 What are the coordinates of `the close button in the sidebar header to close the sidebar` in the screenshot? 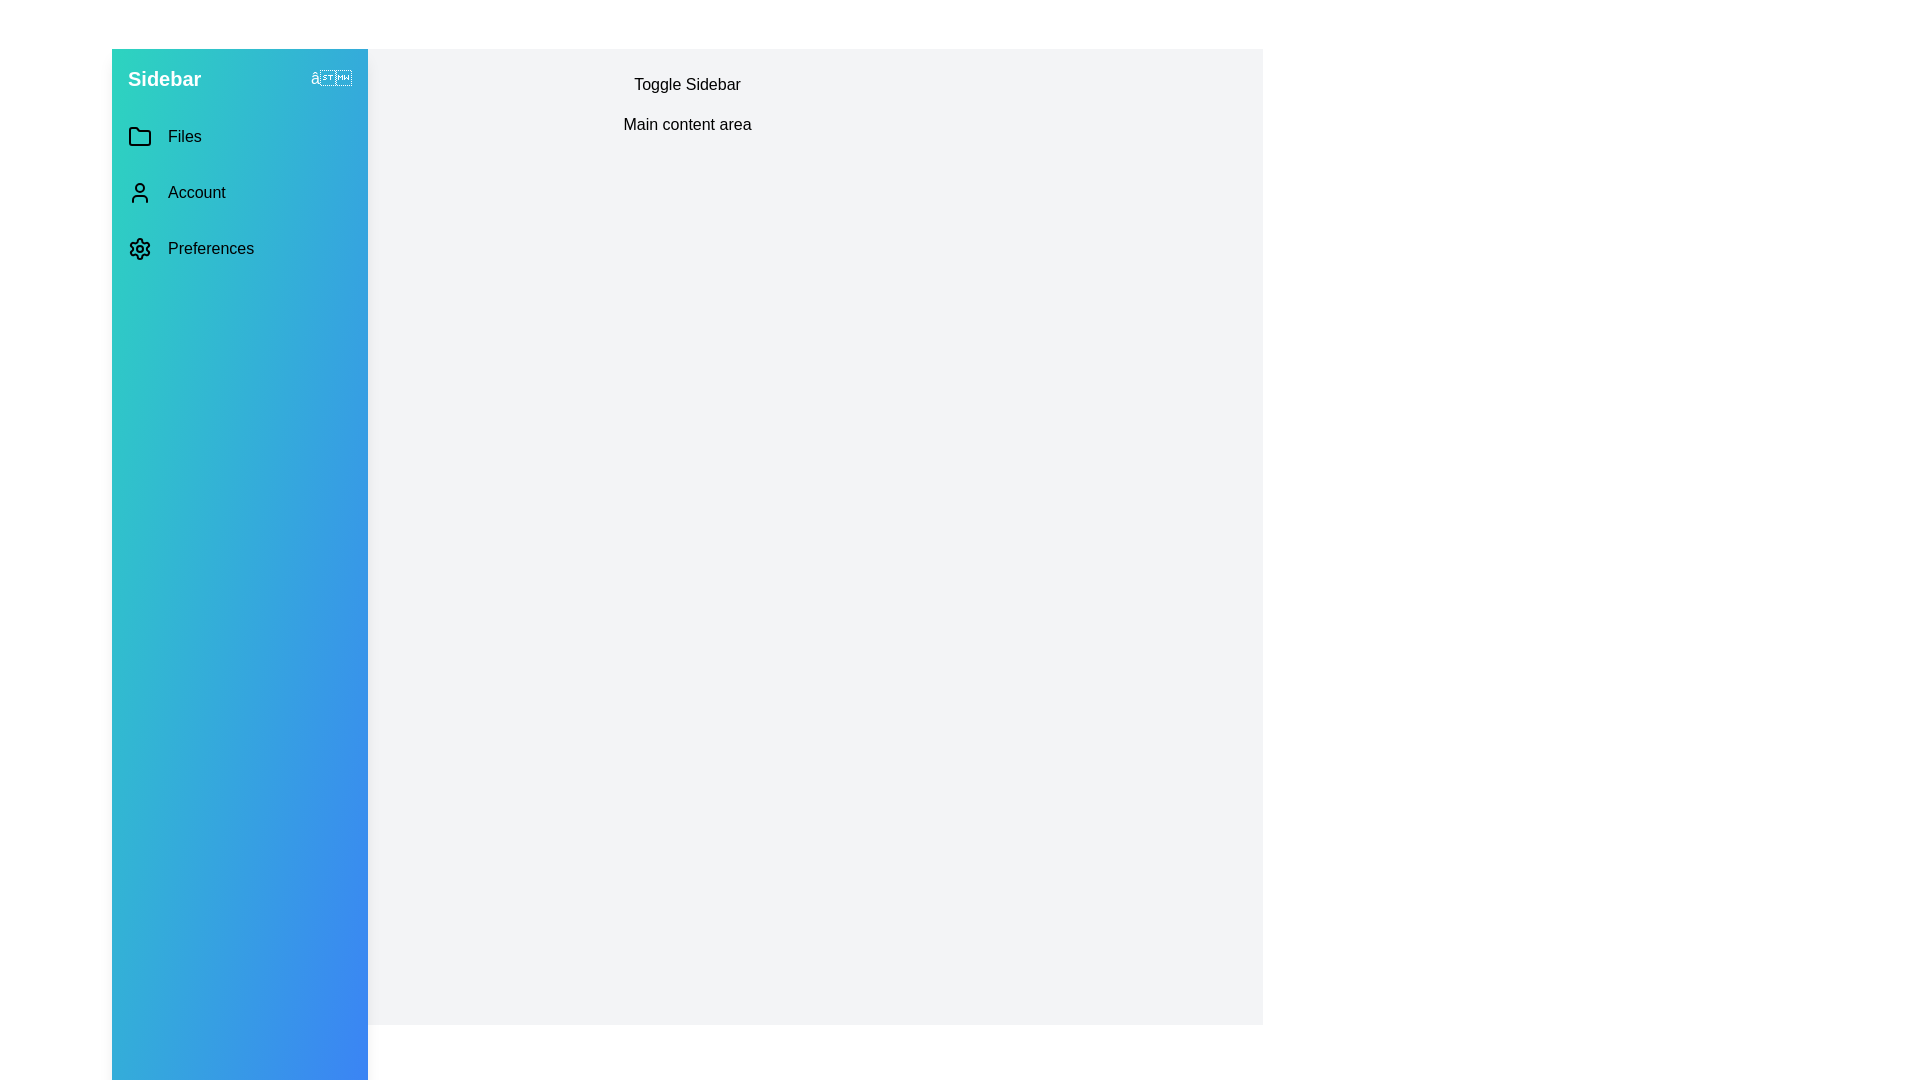 It's located at (331, 77).